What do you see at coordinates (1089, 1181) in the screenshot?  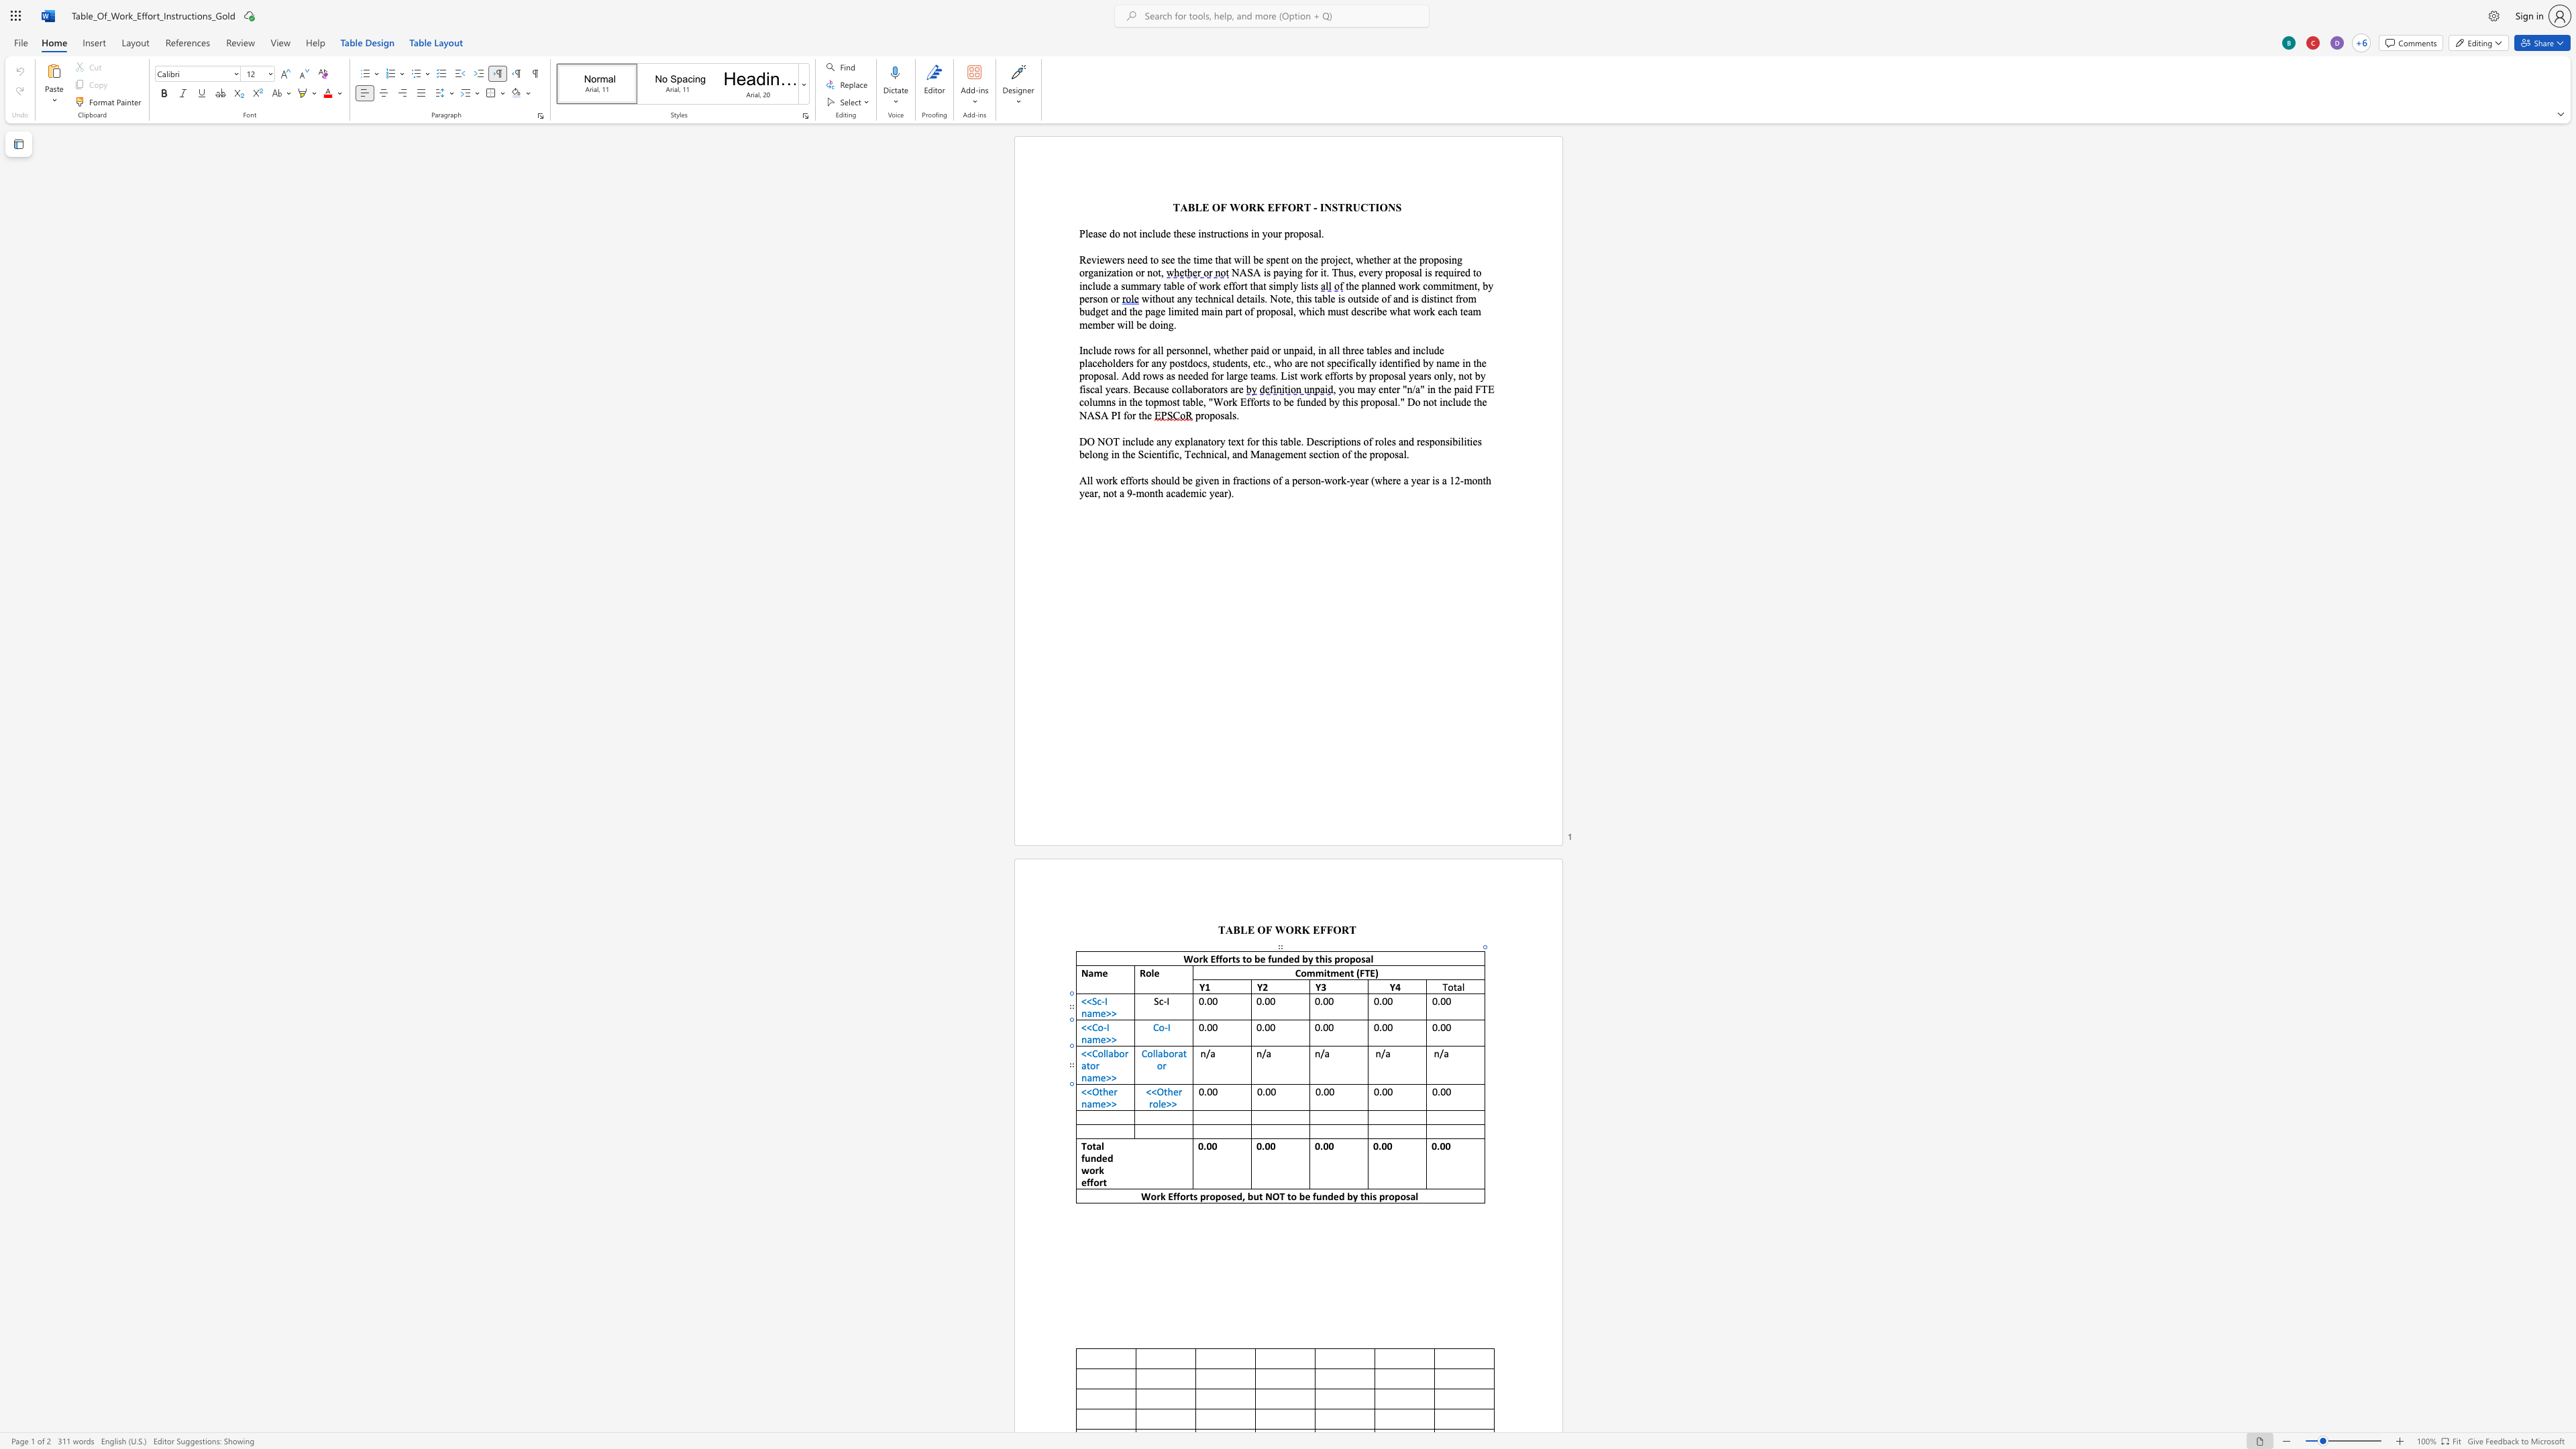 I see `the space between the continuous character "f" and "f" in the text` at bounding box center [1089, 1181].